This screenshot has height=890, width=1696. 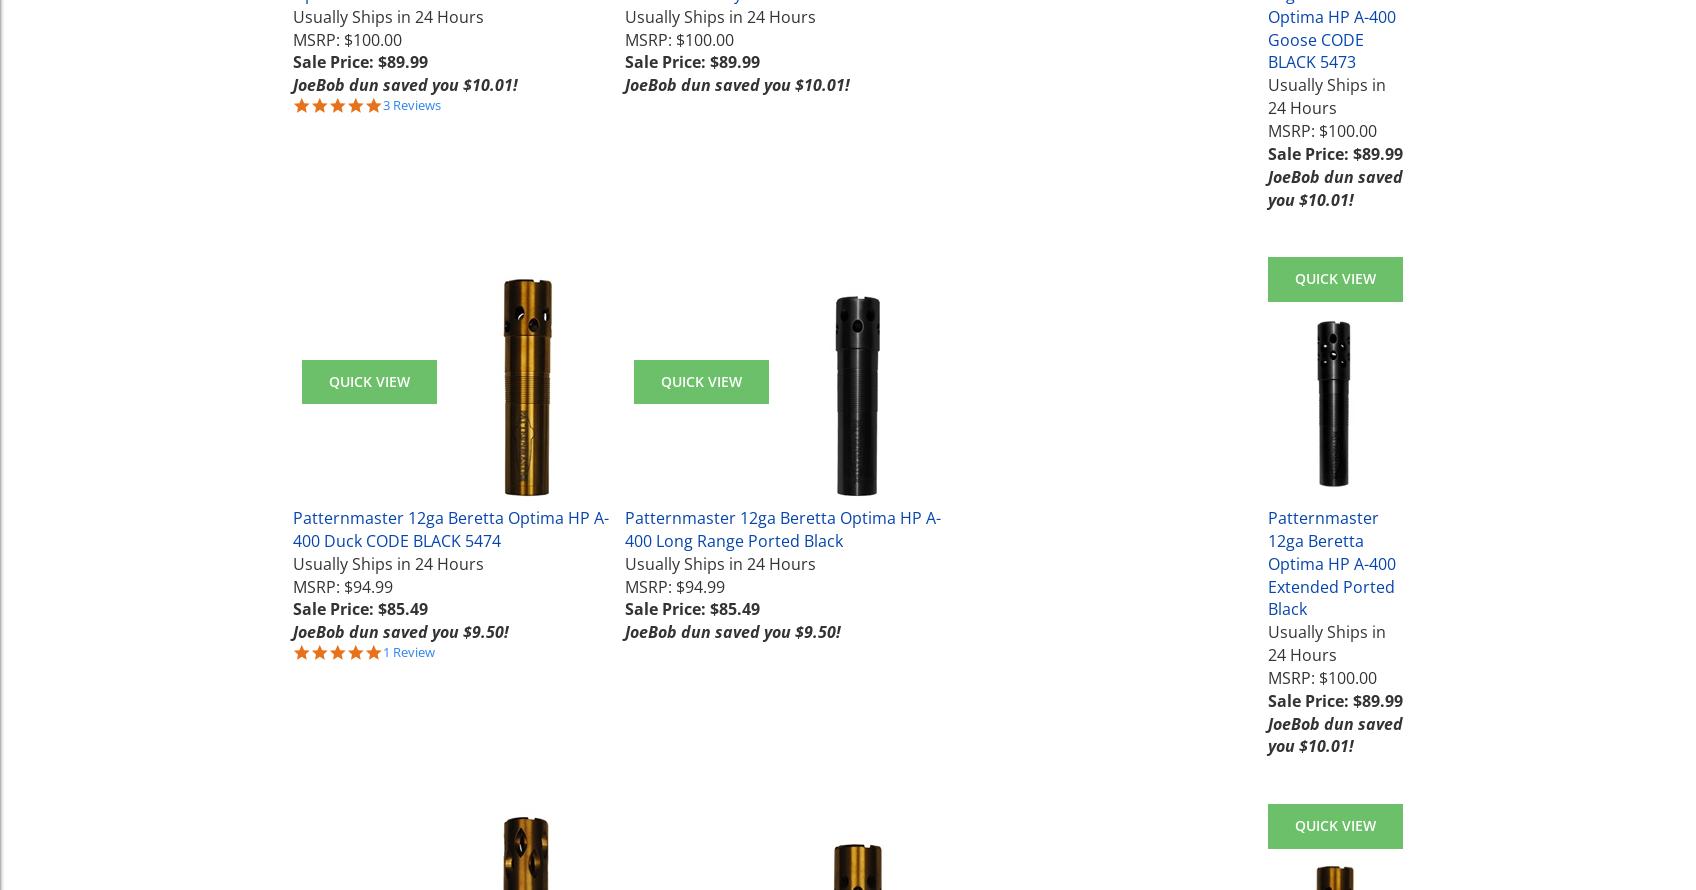 What do you see at coordinates (623, 528) in the screenshot?
I see `'Patternmaster 12ga Beretta Optima HP A-400 Long Range Ported Black'` at bounding box center [623, 528].